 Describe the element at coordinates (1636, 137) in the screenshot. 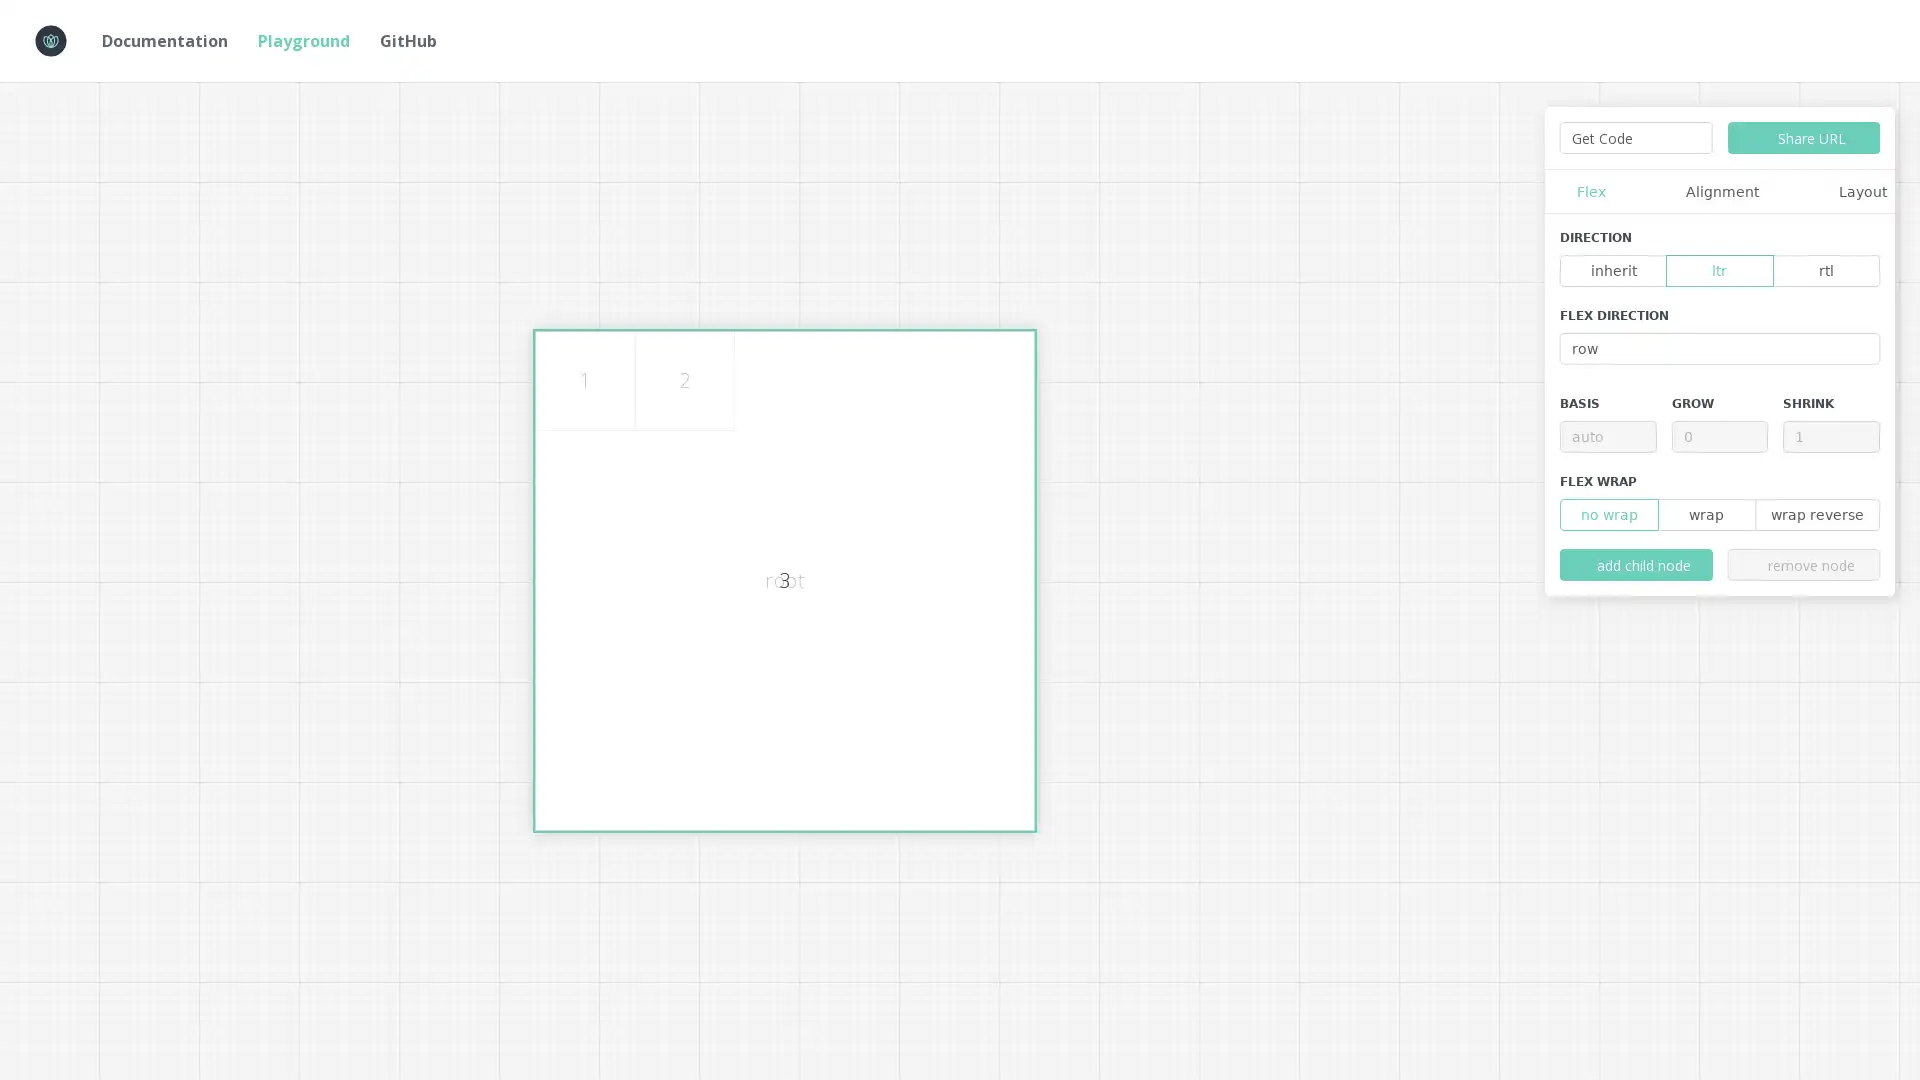

I see `Get Code` at that location.